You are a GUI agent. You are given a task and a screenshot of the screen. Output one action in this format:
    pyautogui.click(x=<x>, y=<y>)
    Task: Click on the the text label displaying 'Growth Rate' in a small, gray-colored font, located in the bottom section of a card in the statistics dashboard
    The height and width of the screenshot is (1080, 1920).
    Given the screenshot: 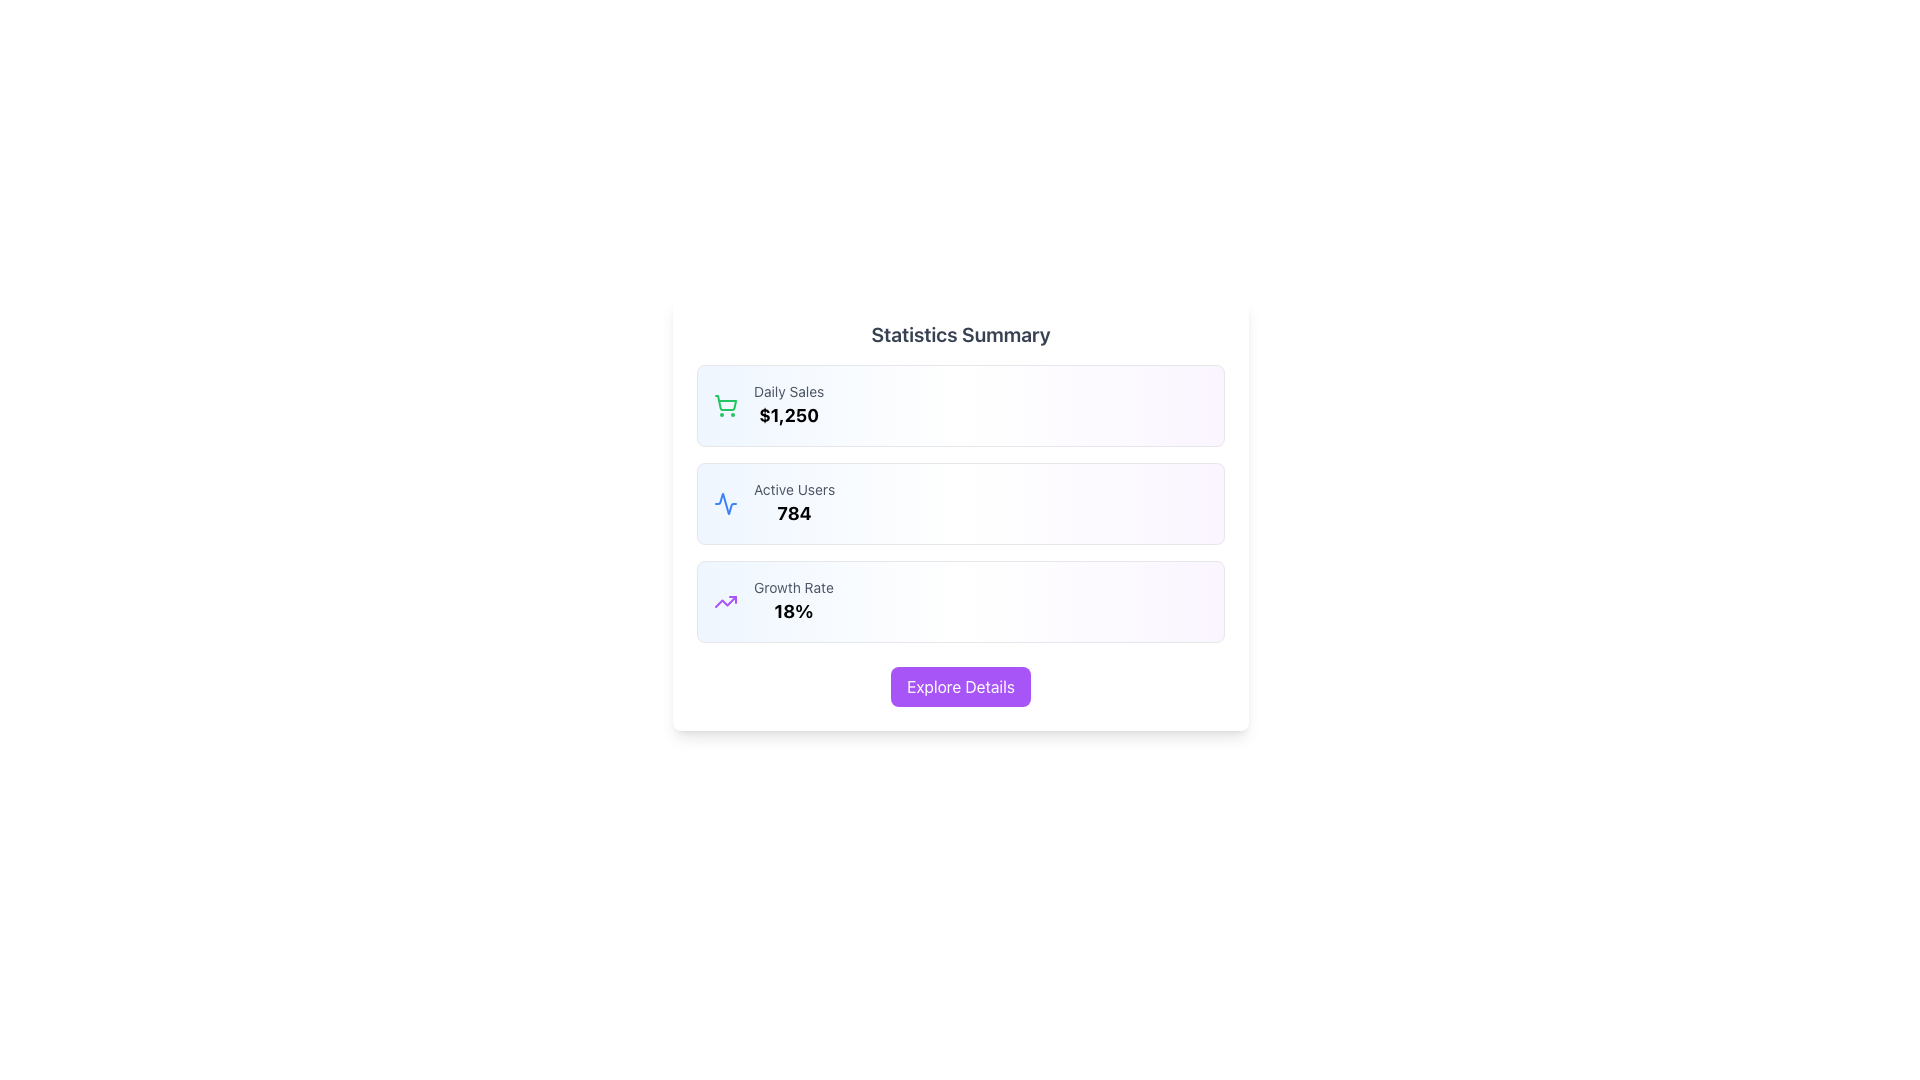 What is the action you would take?
    pyautogui.click(x=792, y=586)
    